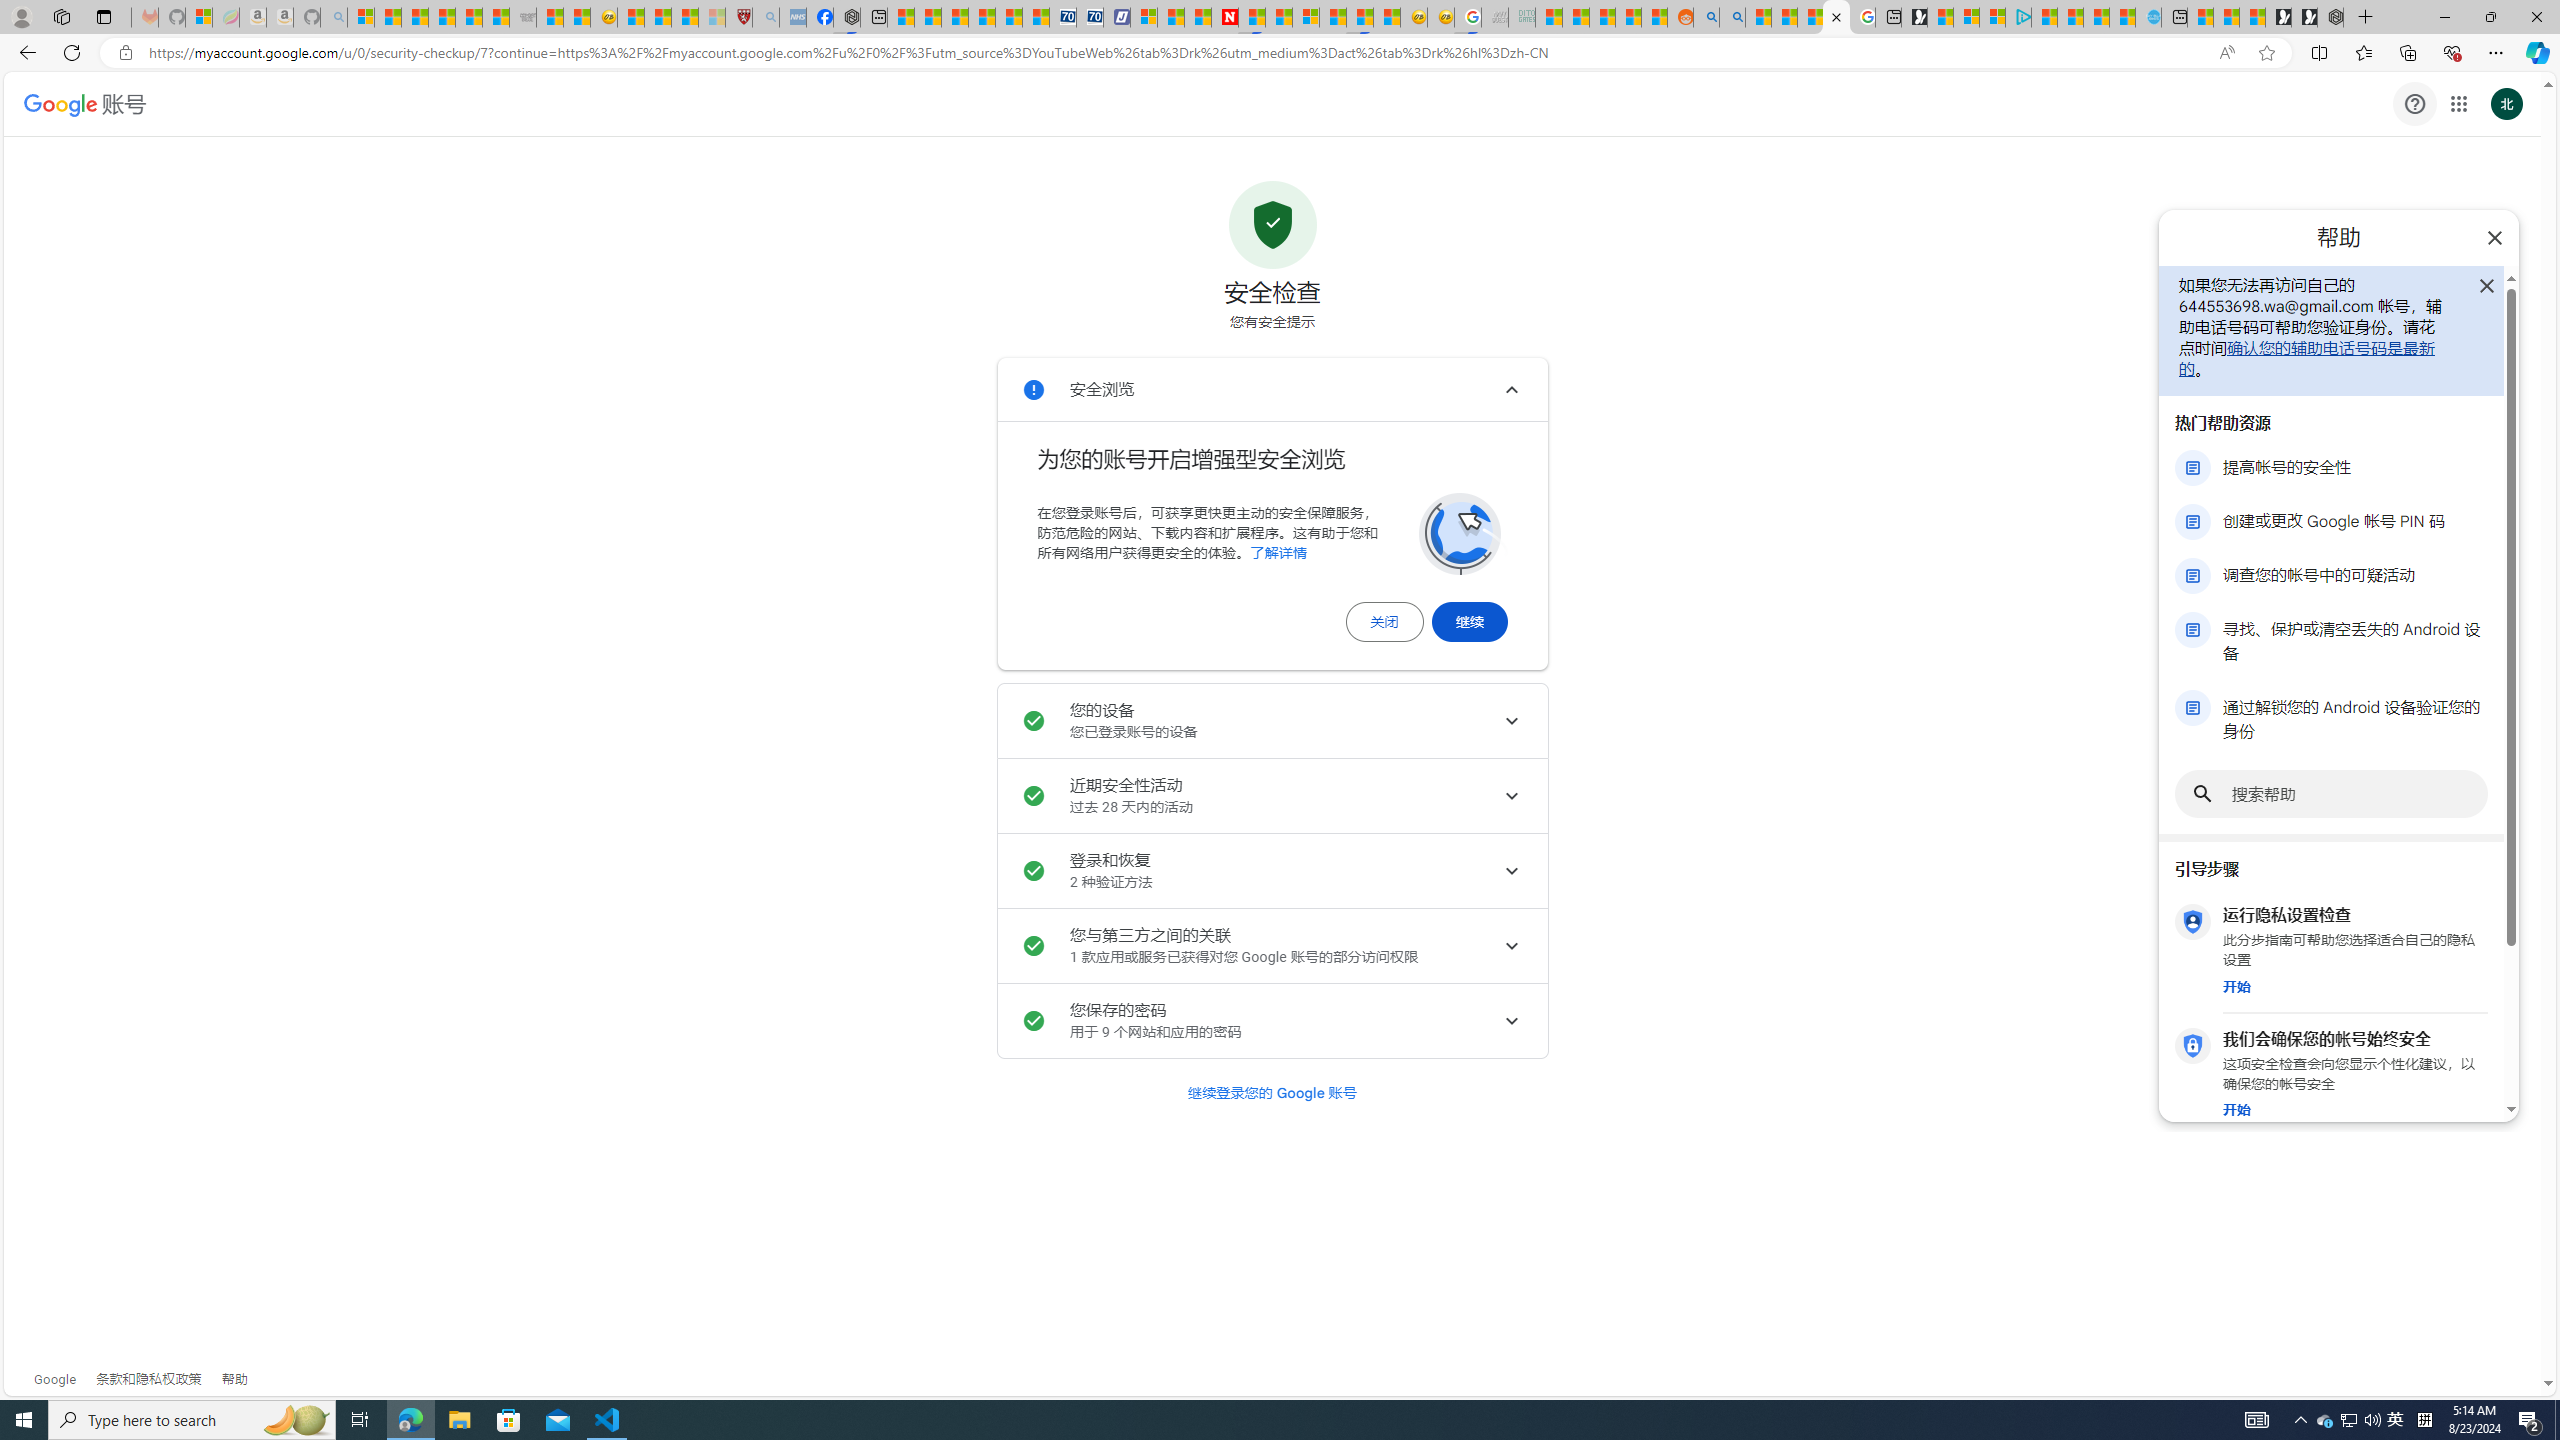  What do you see at coordinates (1731, 16) in the screenshot?
I see `'Utah sues federal government - Search'` at bounding box center [1731, 16].